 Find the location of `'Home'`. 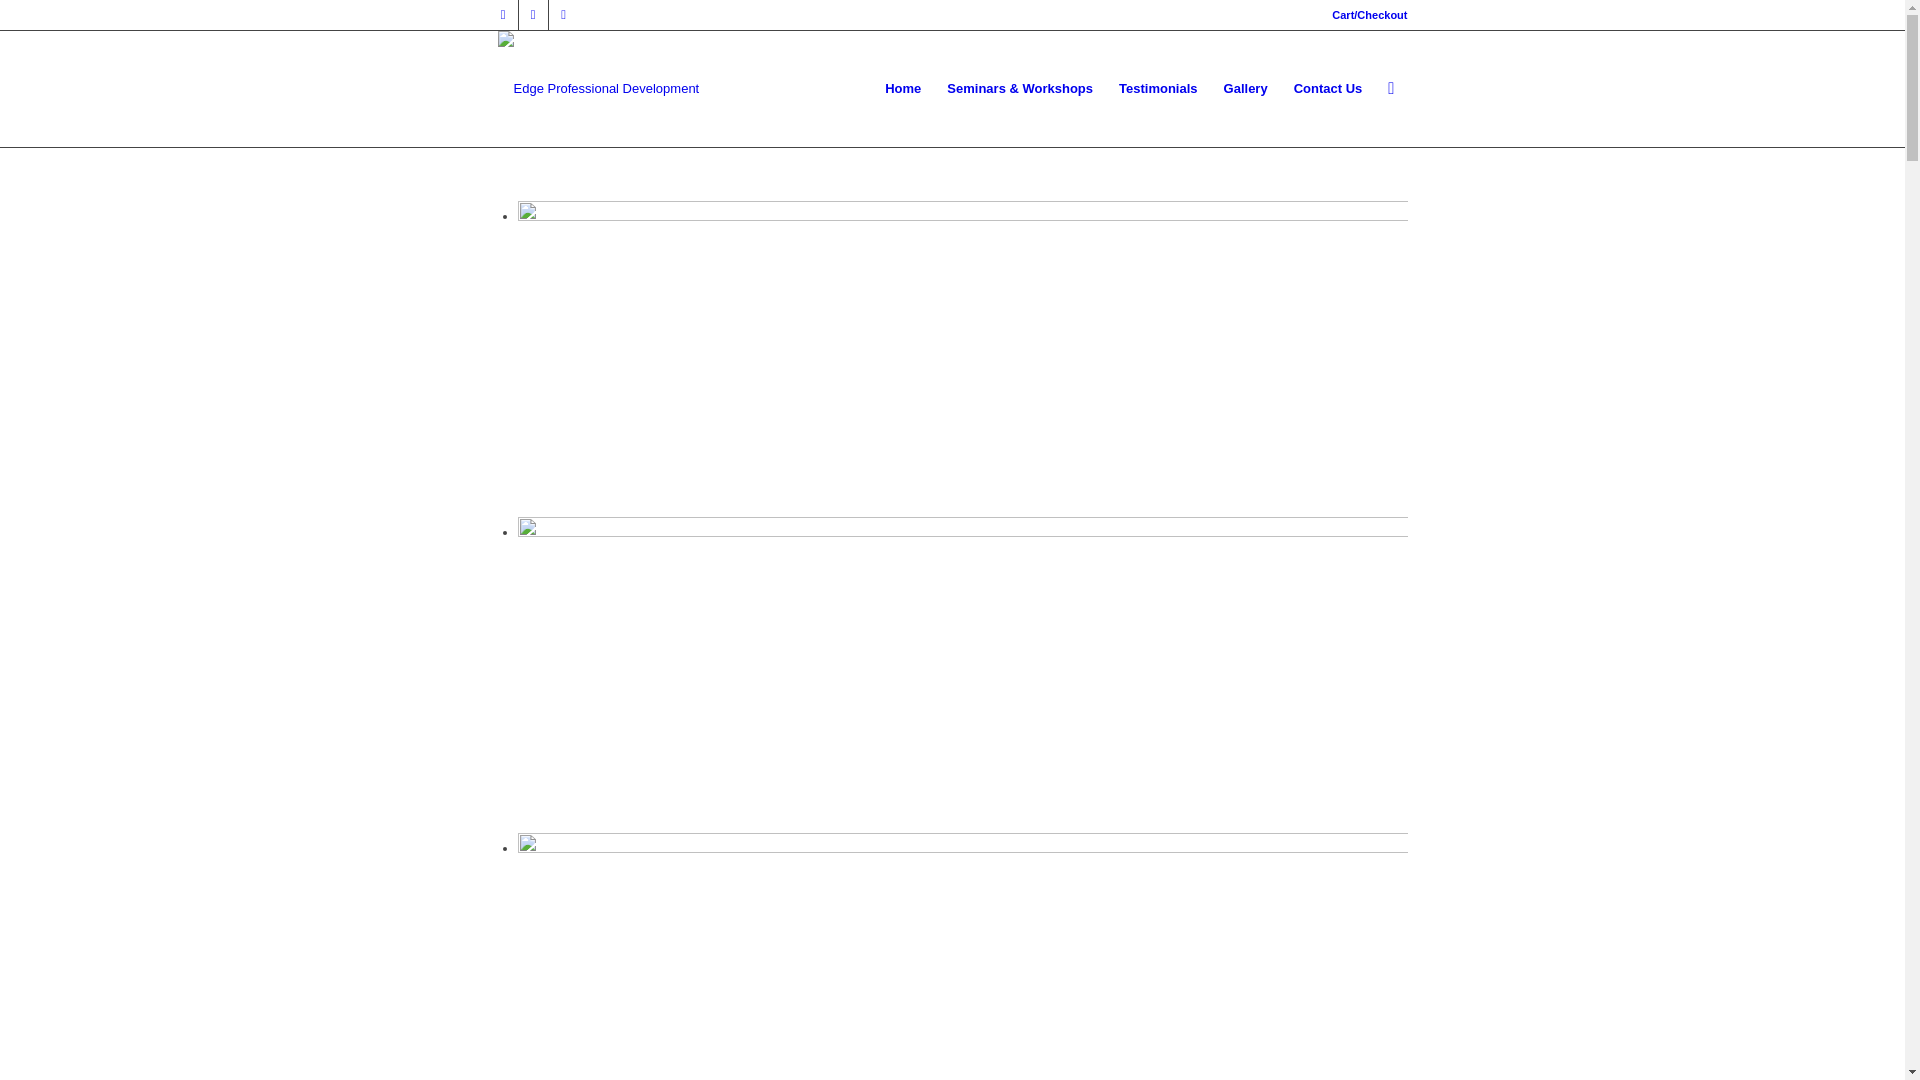

'Home' is located at coordinates (901, 87).